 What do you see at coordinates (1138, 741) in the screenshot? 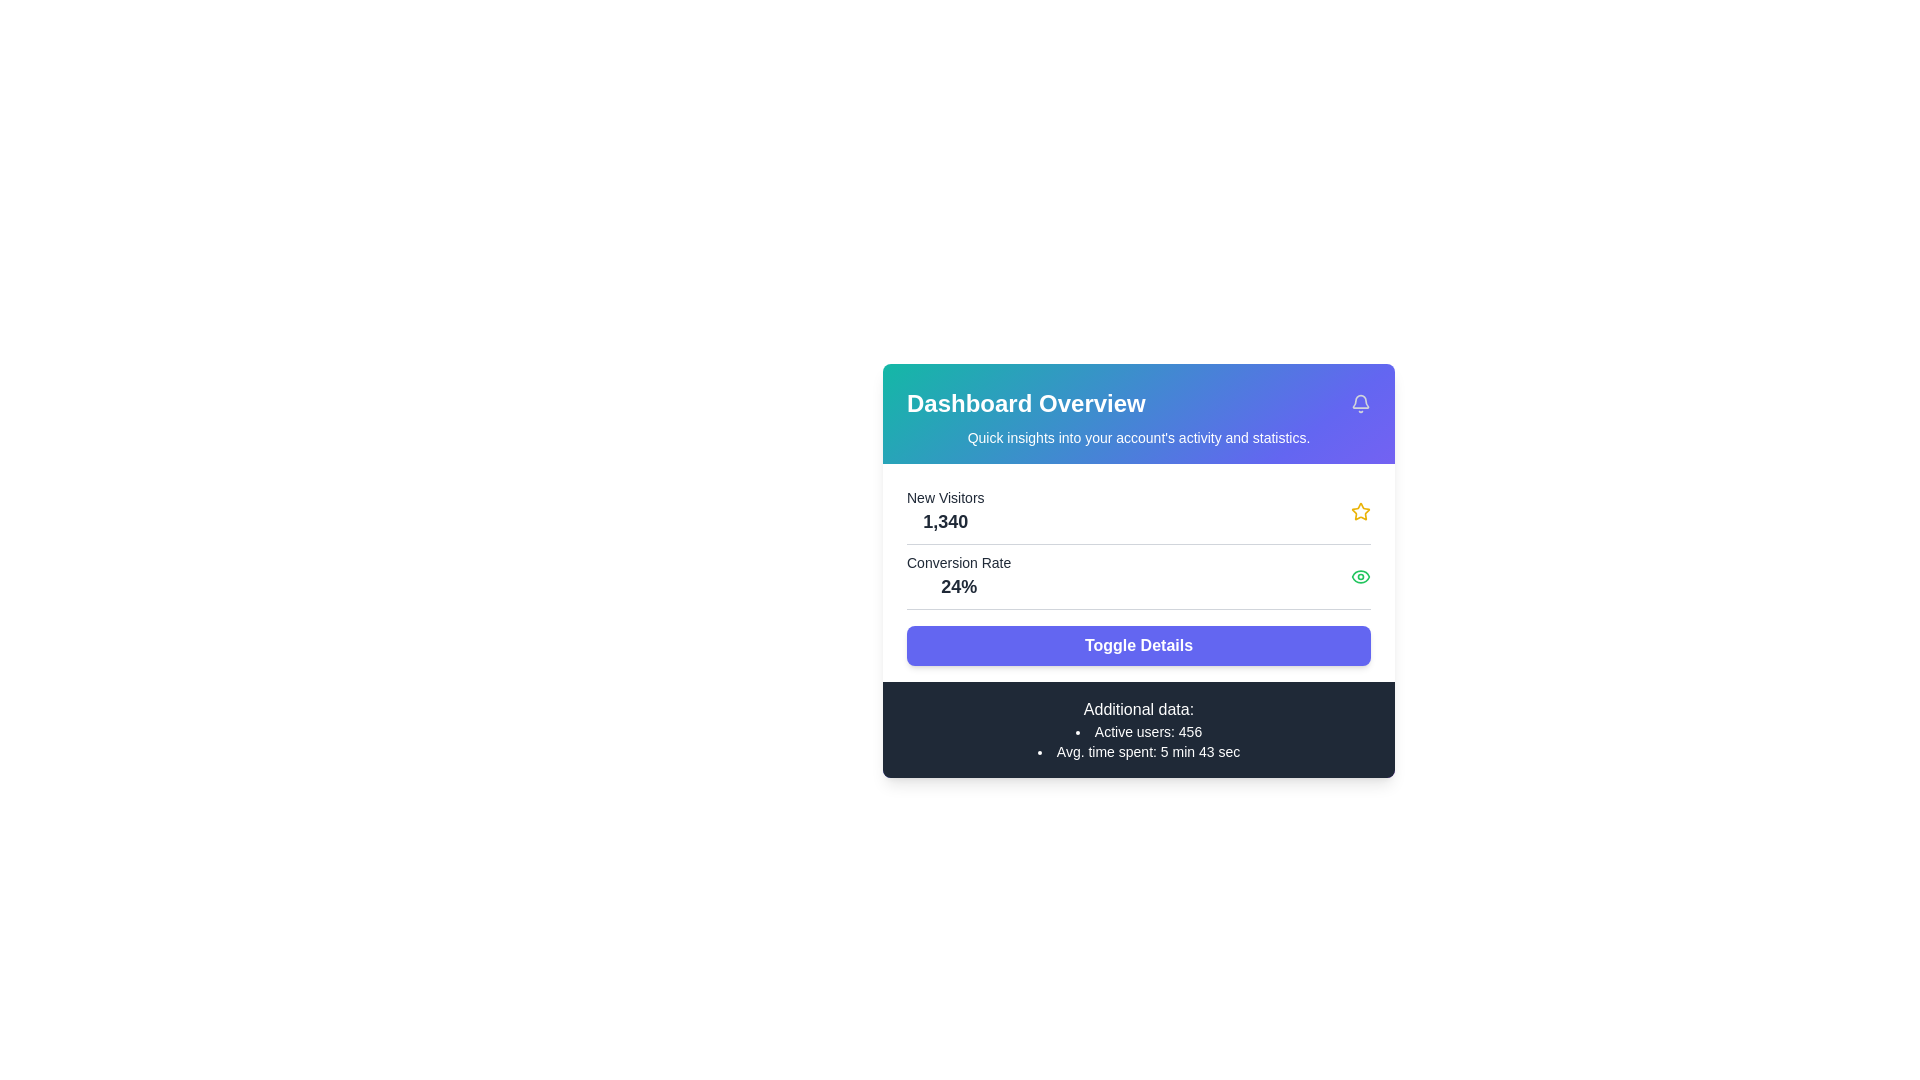
I see `the small textual component displaying 'Active users: 456' and 'Avg. time spent: 5 min 43 sec.' which is located in the bottom section of the card titled 'Additional data:'` at bounding box center [1138, 741].